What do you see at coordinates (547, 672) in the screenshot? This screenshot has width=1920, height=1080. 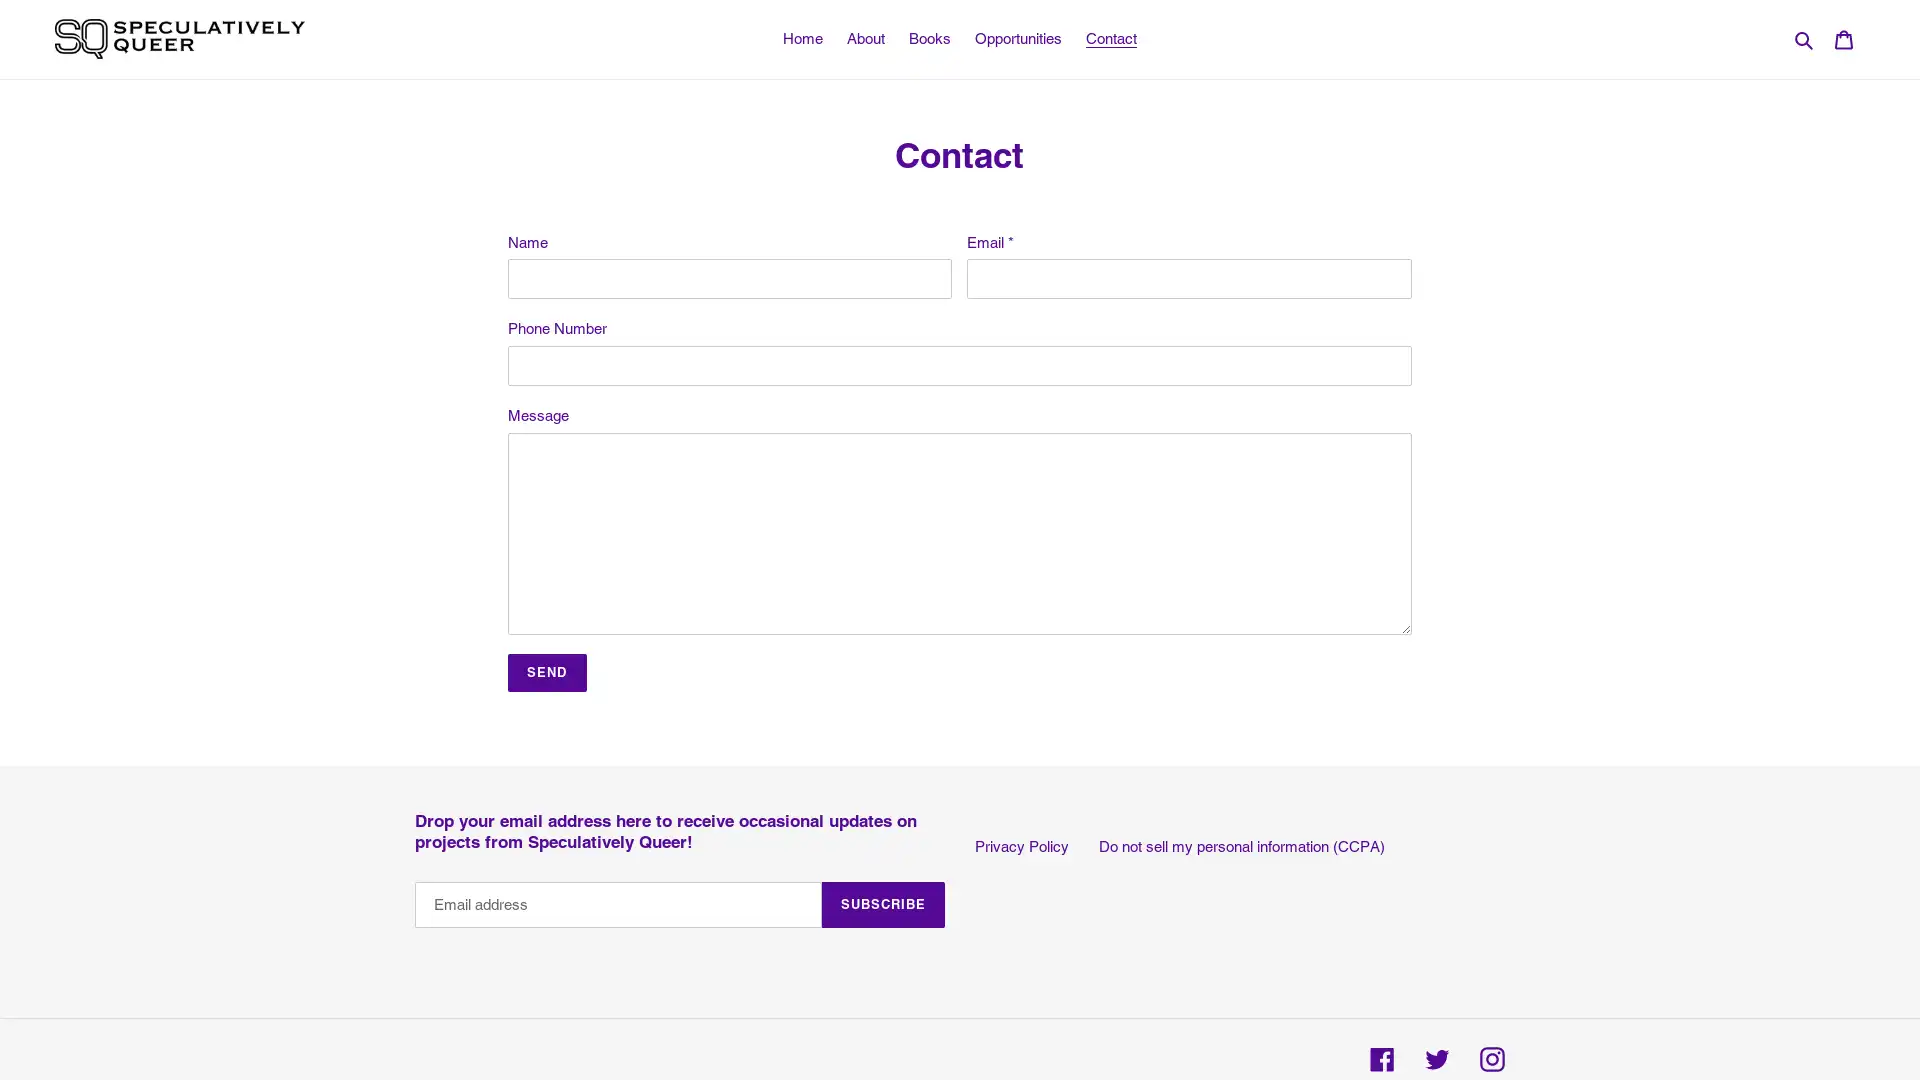 I see `Send` at bounding box center [547, 672].